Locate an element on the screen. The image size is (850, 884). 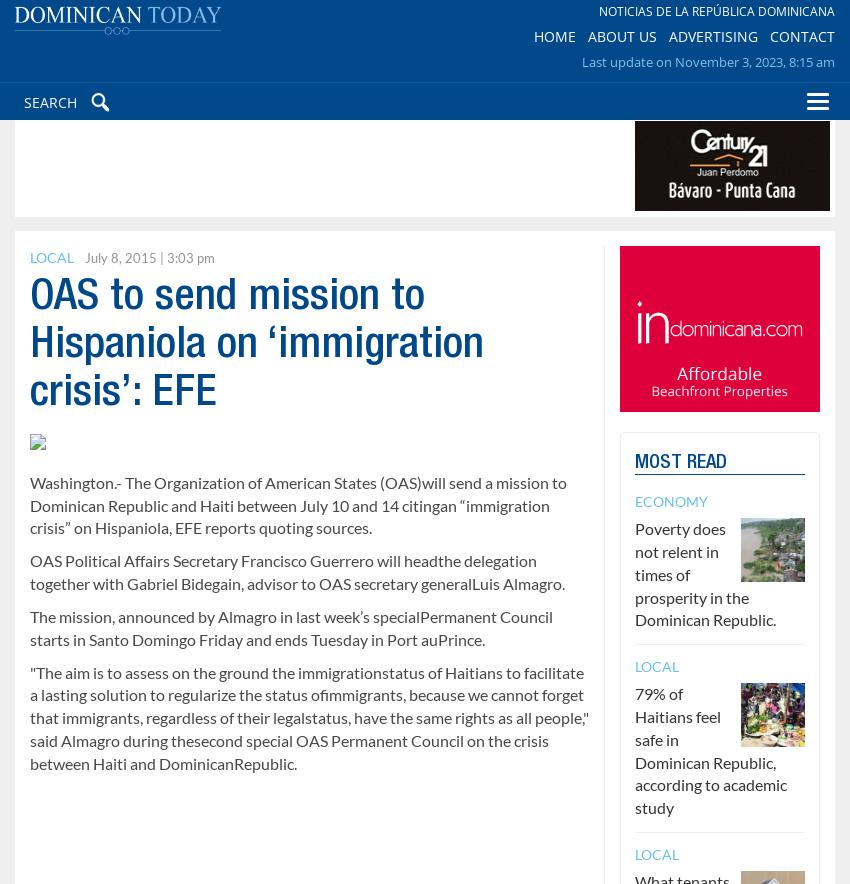
'Noticias de la República Dominicana' is located at coordinates (597, 20).